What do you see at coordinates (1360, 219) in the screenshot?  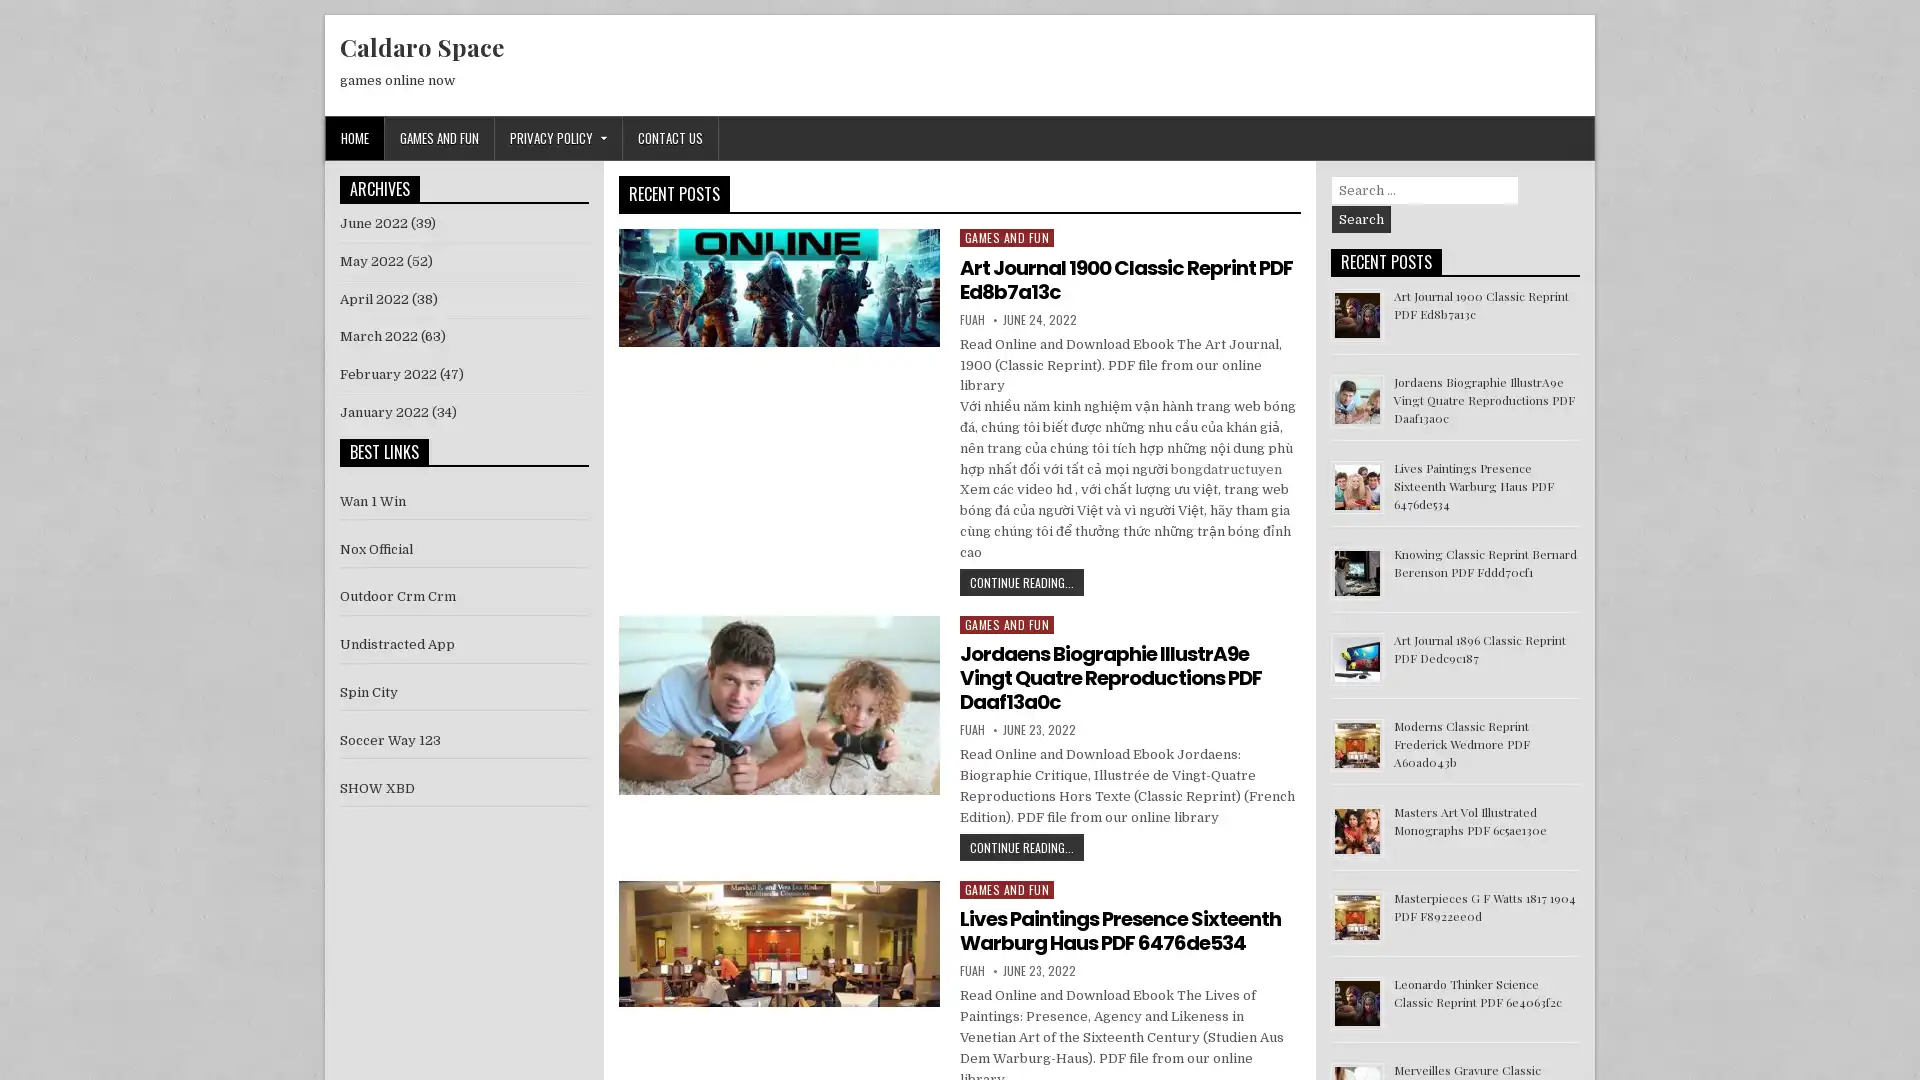 I see `Search` at bounding box center [1360, 219].